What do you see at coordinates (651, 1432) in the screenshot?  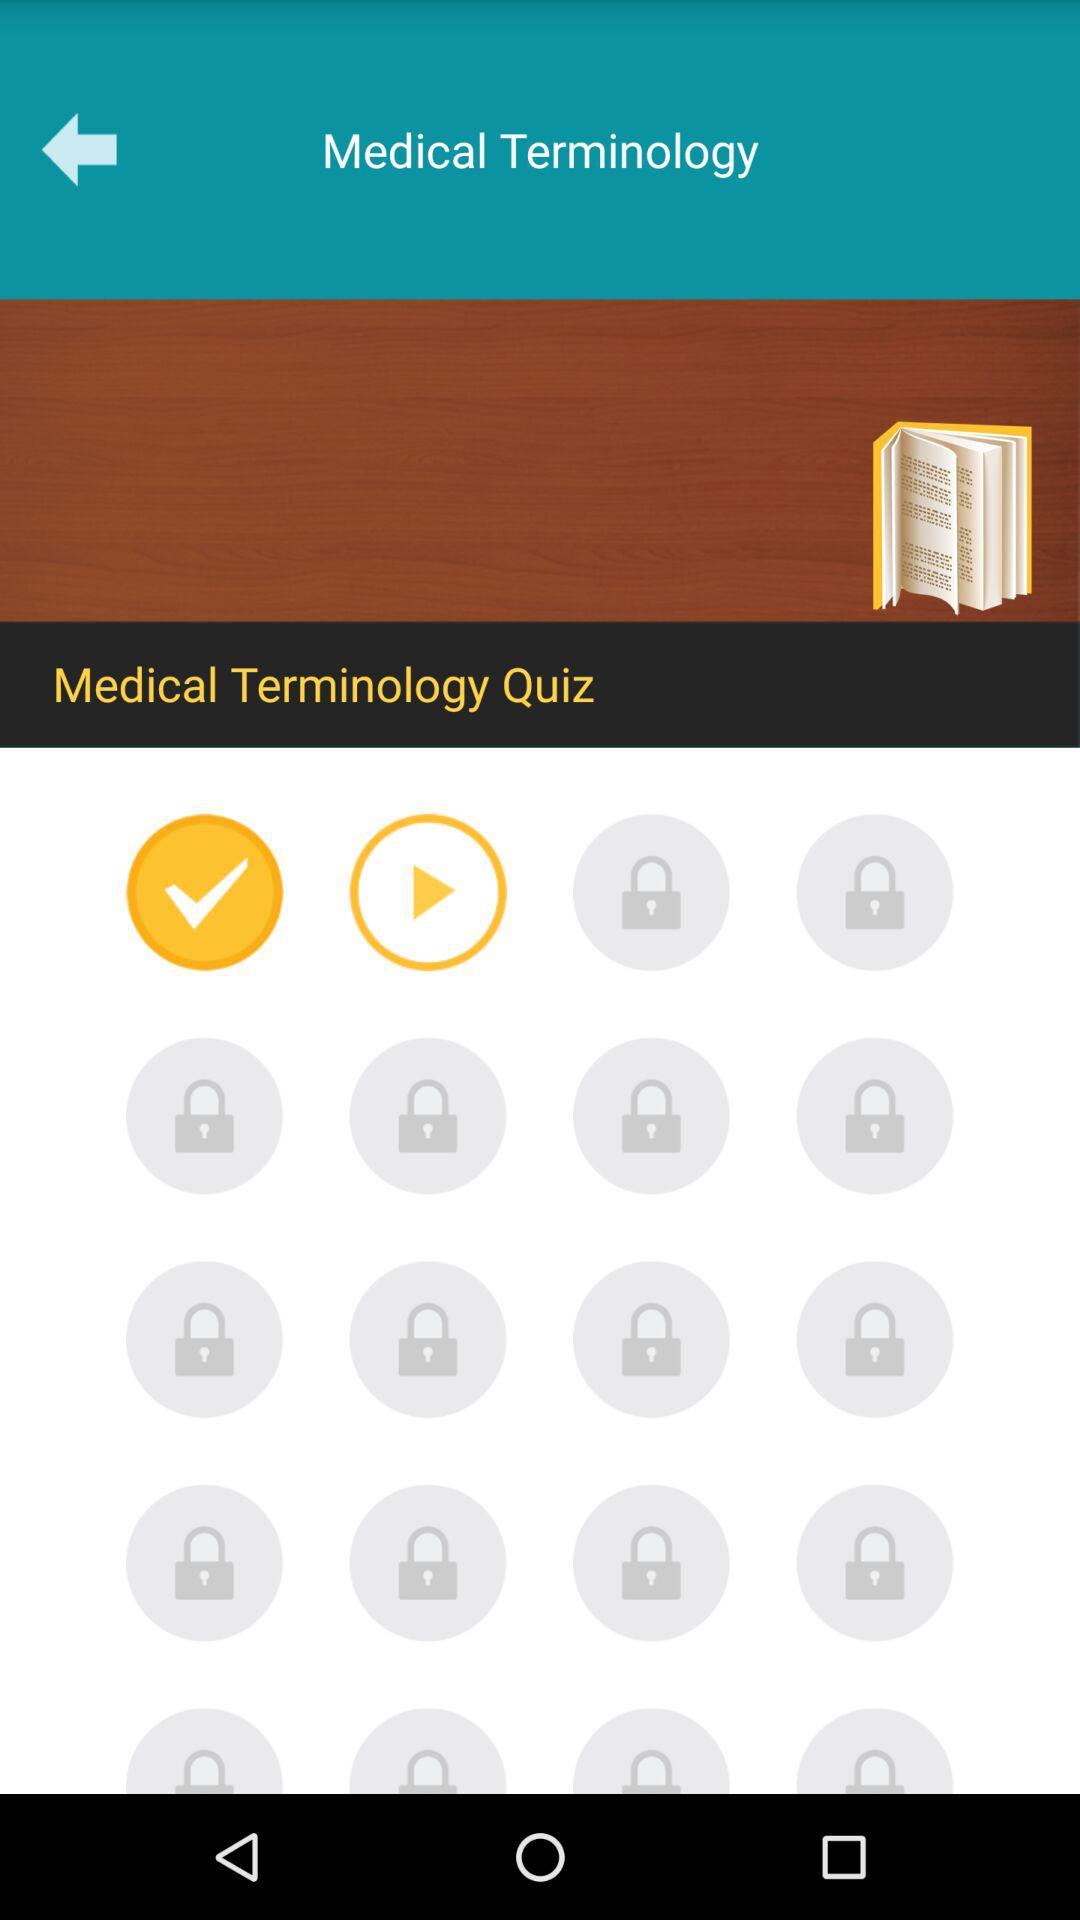 I see `the lock icon` at bounding box center [651, 1432].